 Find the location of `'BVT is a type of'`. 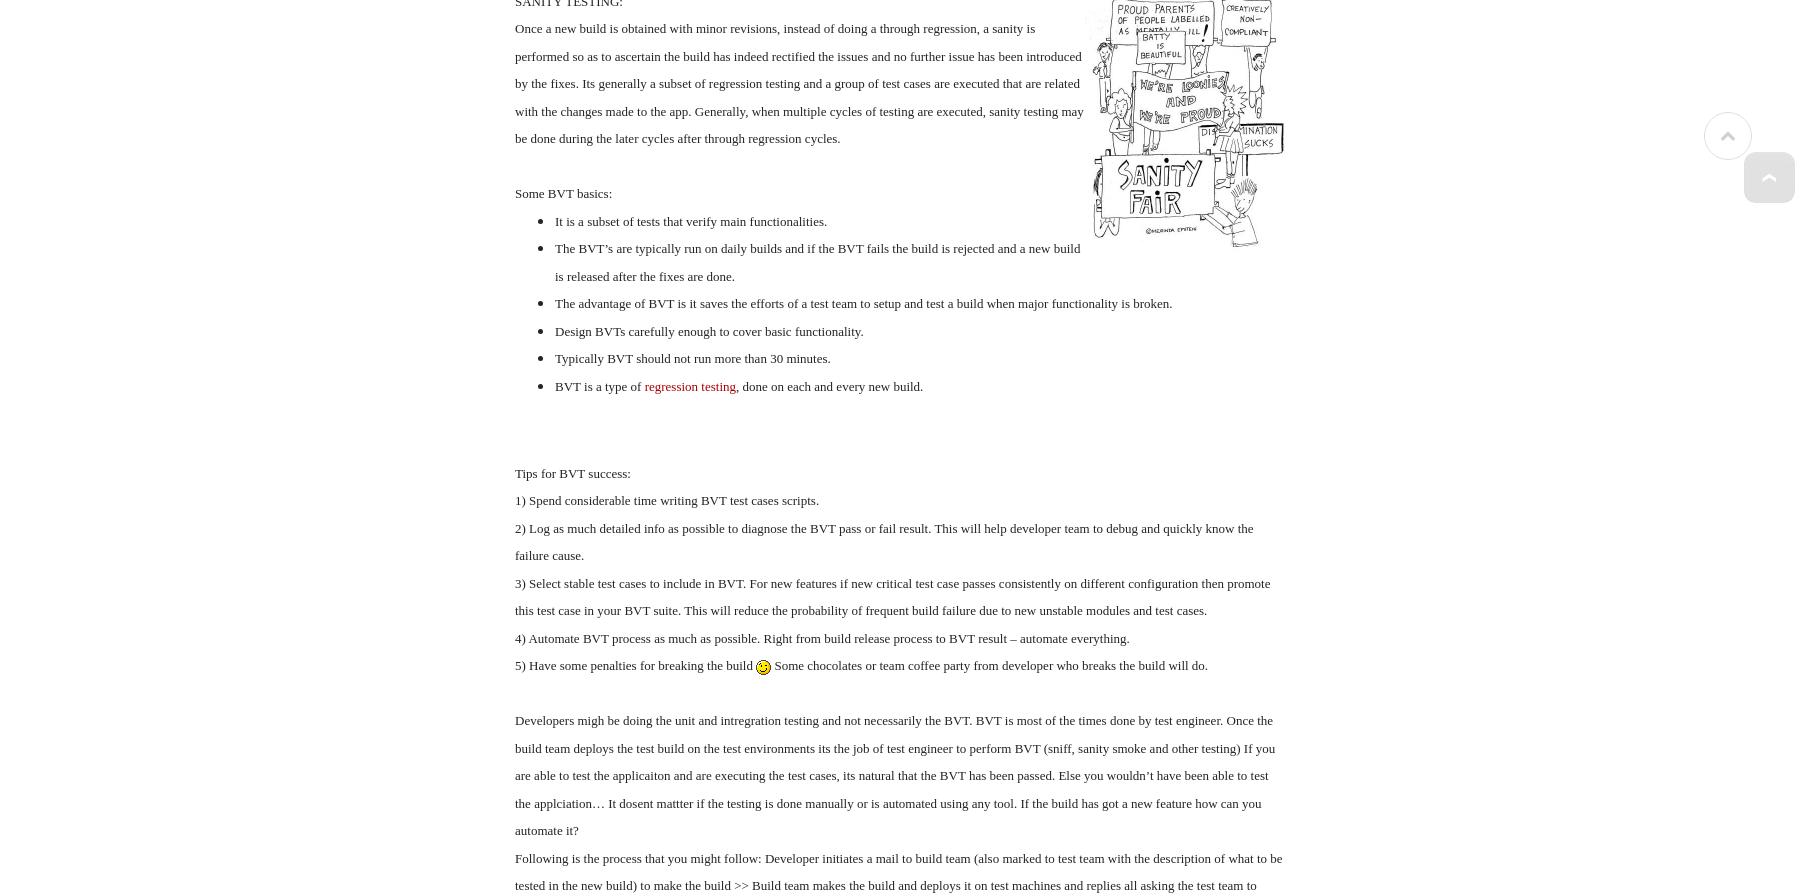

'BVT is a type of' is located at coordinates (599, 385).